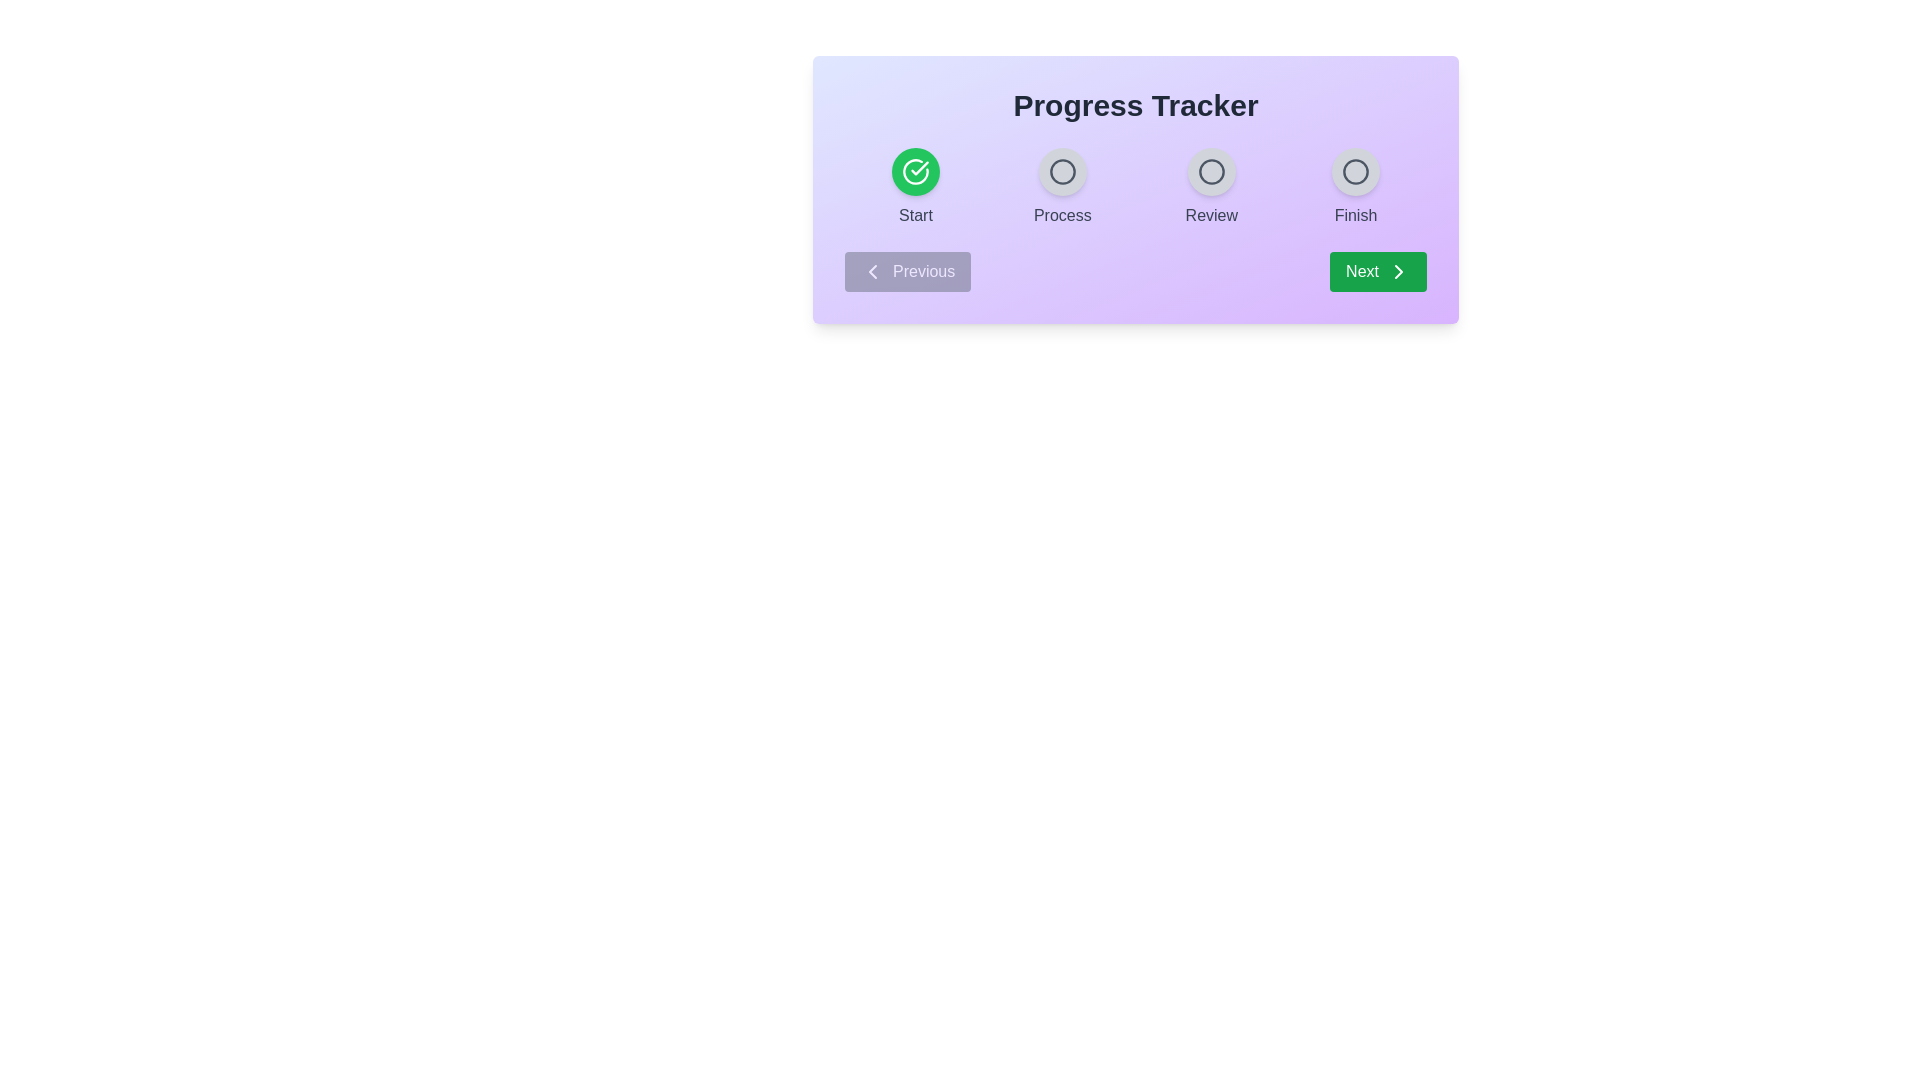  I want to click on the 'Process' step indicator in the progress tracker, which is the second component in the sequence between 'Start' and 'Review', so click(1061, 188).